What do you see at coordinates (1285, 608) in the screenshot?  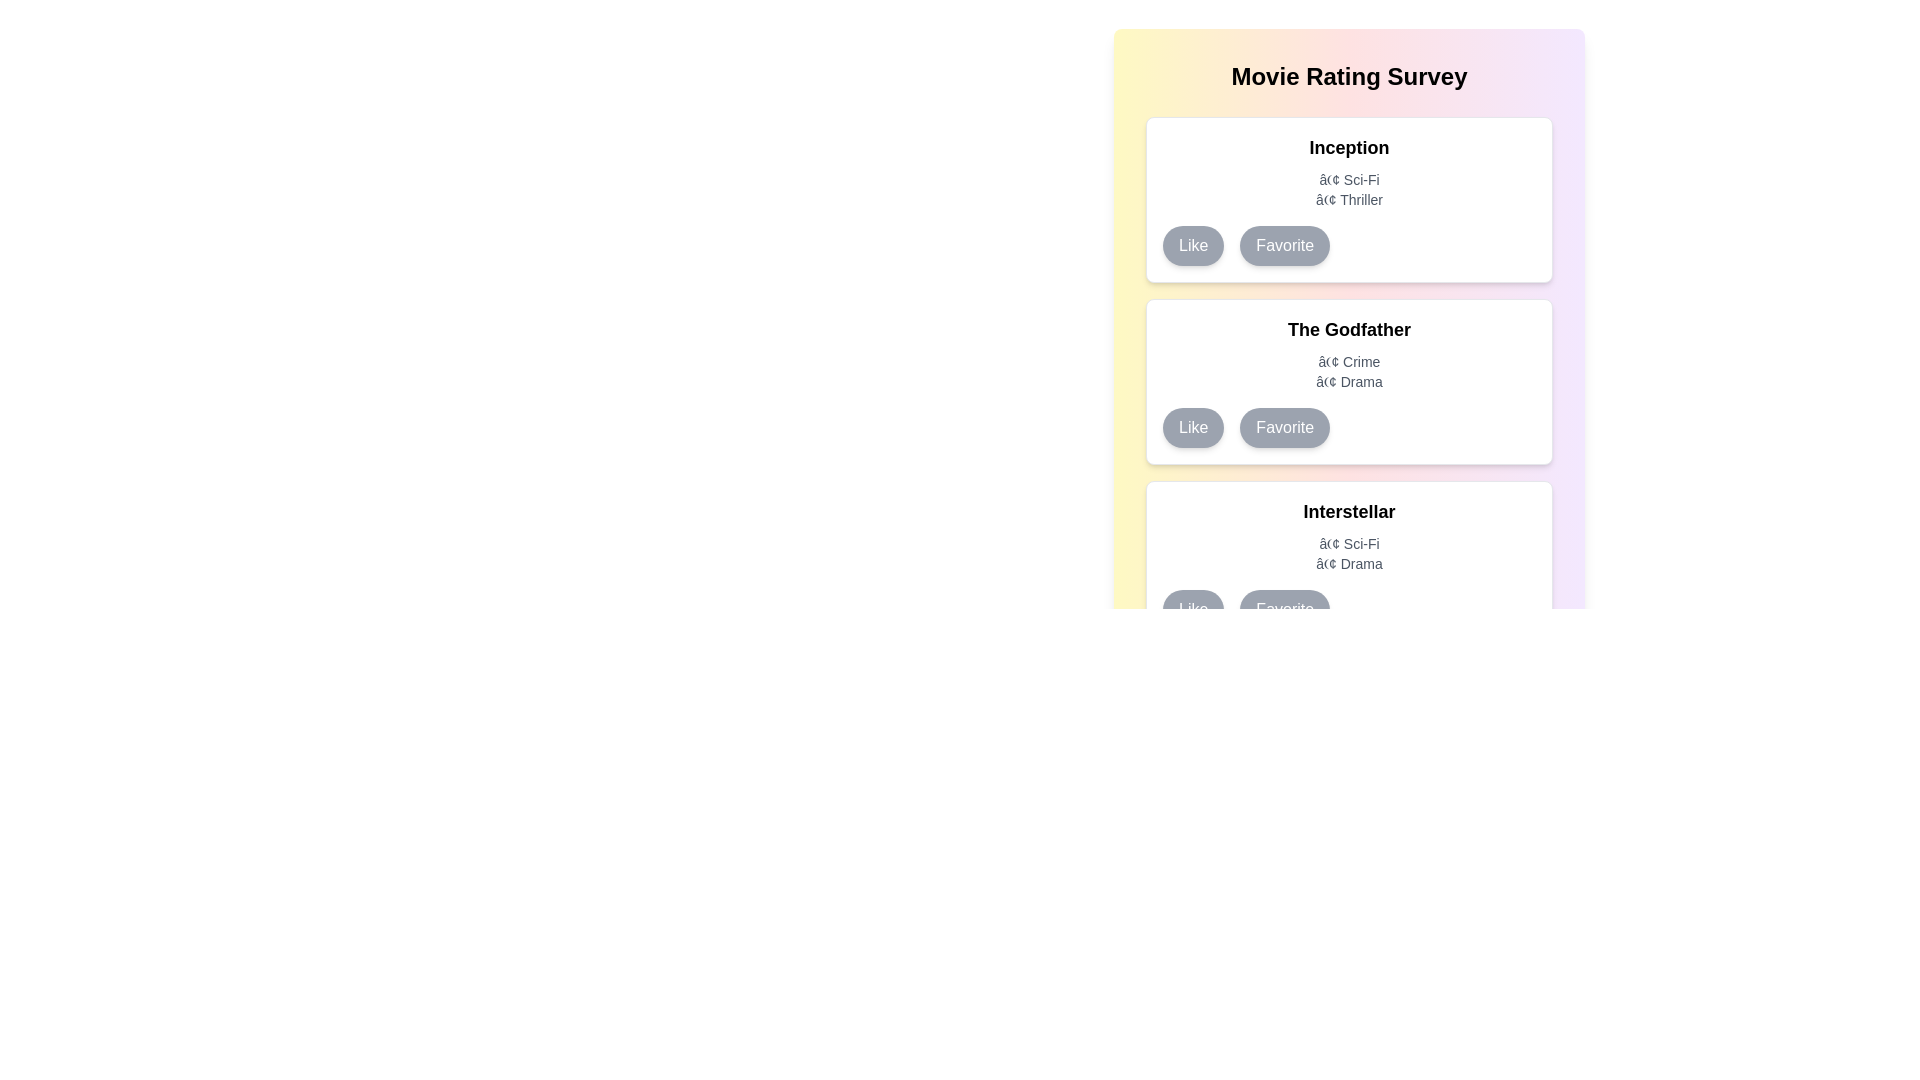 I see `the button in the bottom-right corner of the horizontal button pair to mark the movie 'Interstellar' as a favorite` at bounding box center [1285, 608].